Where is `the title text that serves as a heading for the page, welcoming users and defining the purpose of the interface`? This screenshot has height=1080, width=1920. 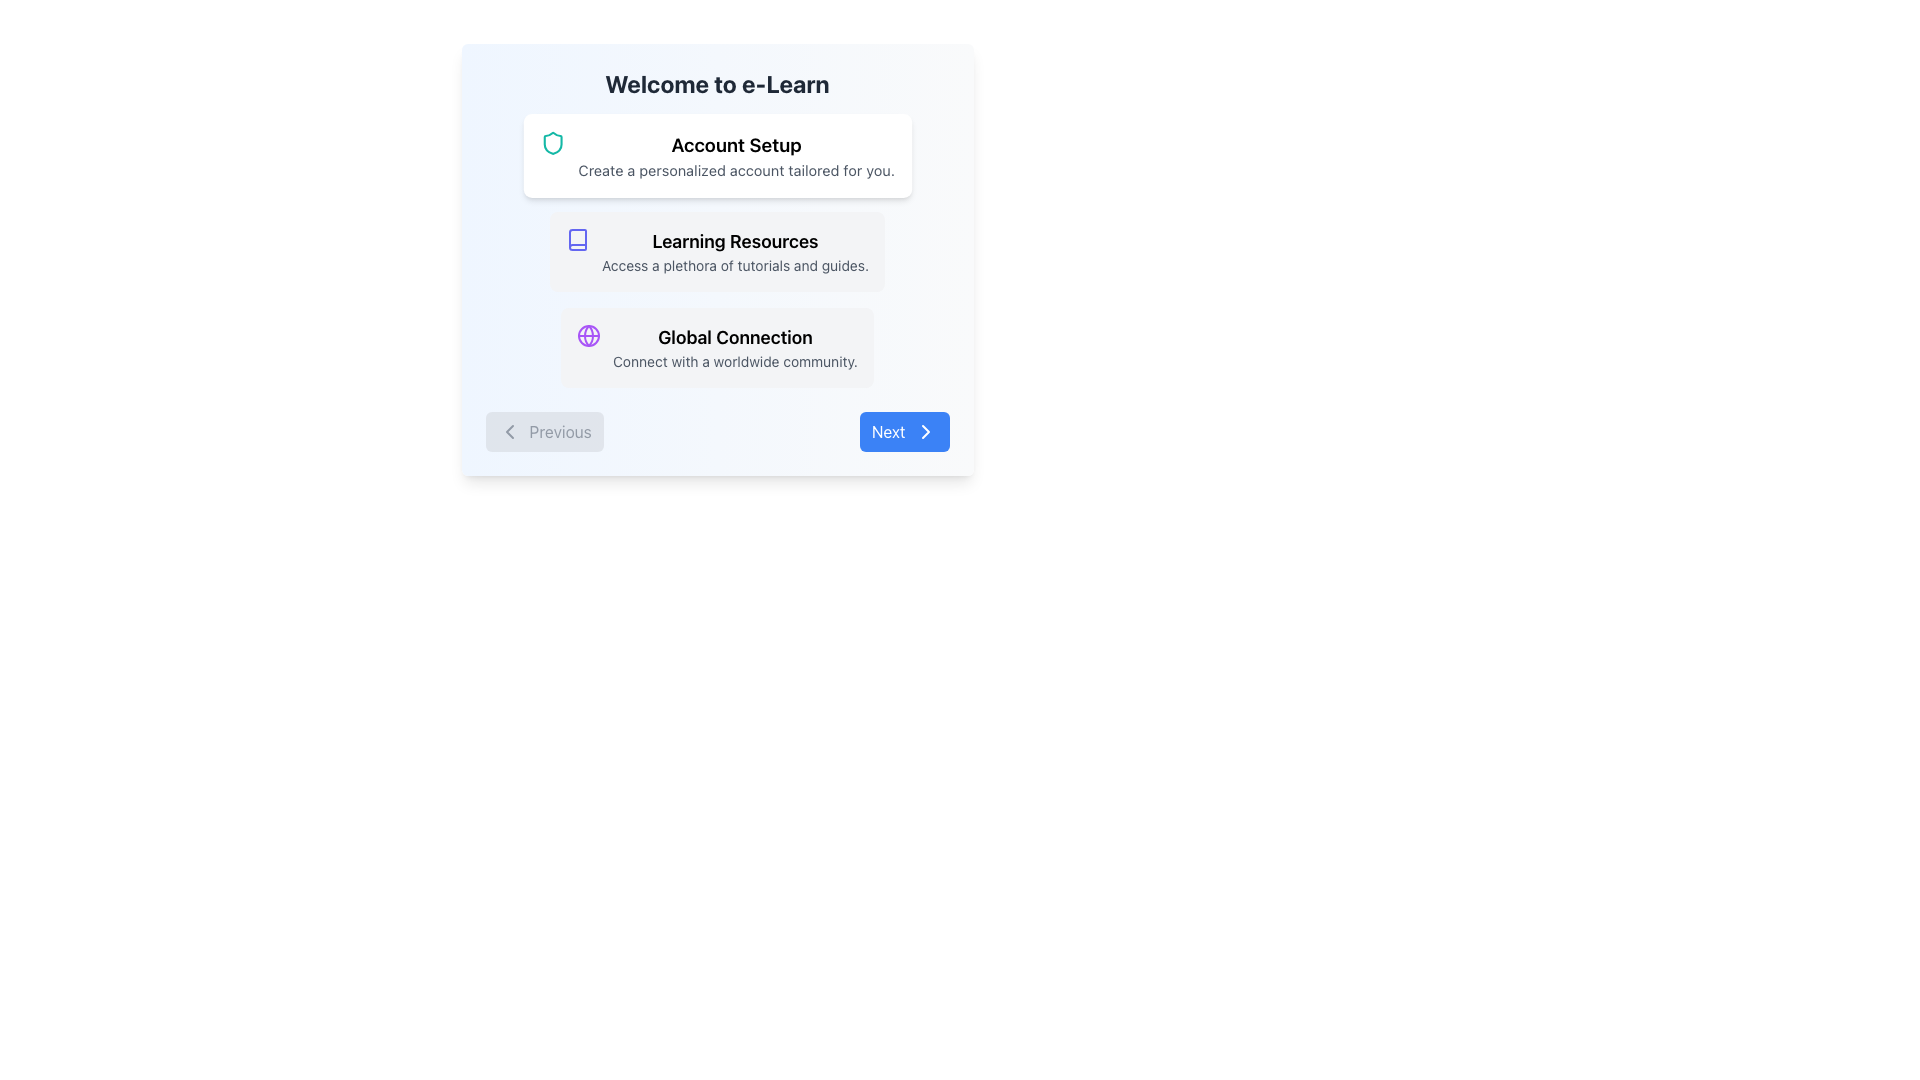
the title text that serves as a heading for the page, welcoming users and defining the purpose of the interface is located at coordinates (717, 83).